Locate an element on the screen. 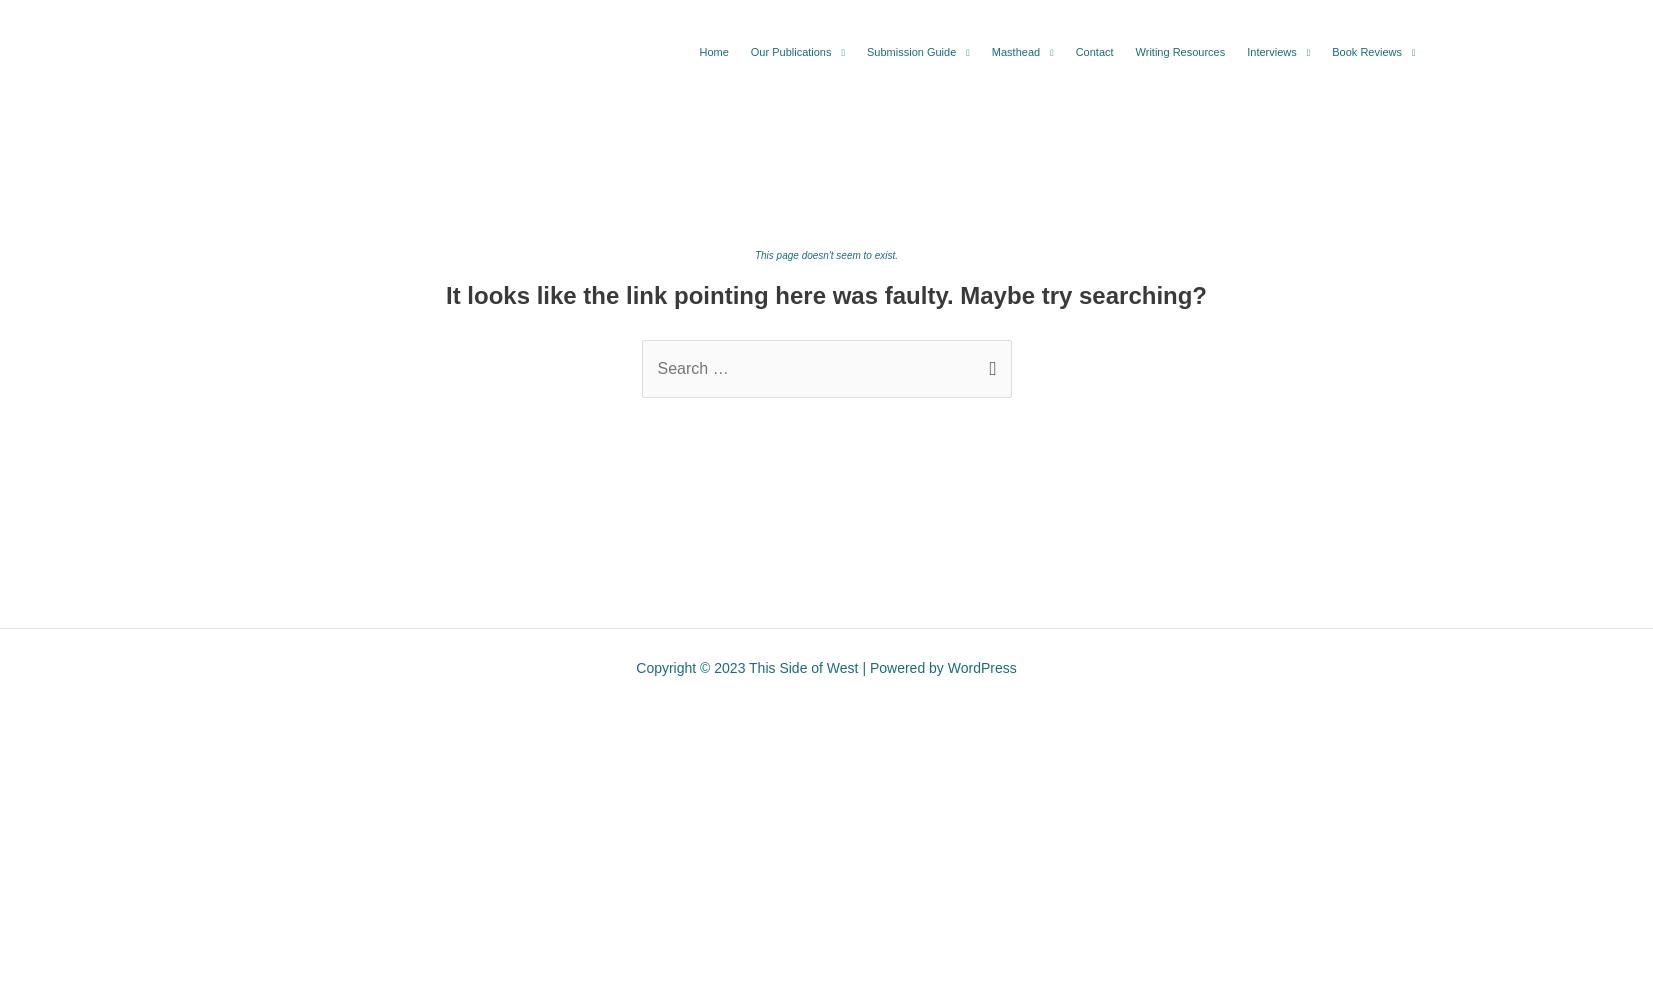 This screenshot has width=1653, height=1000. 'Our Publications' is located at coordinates (789, 52).